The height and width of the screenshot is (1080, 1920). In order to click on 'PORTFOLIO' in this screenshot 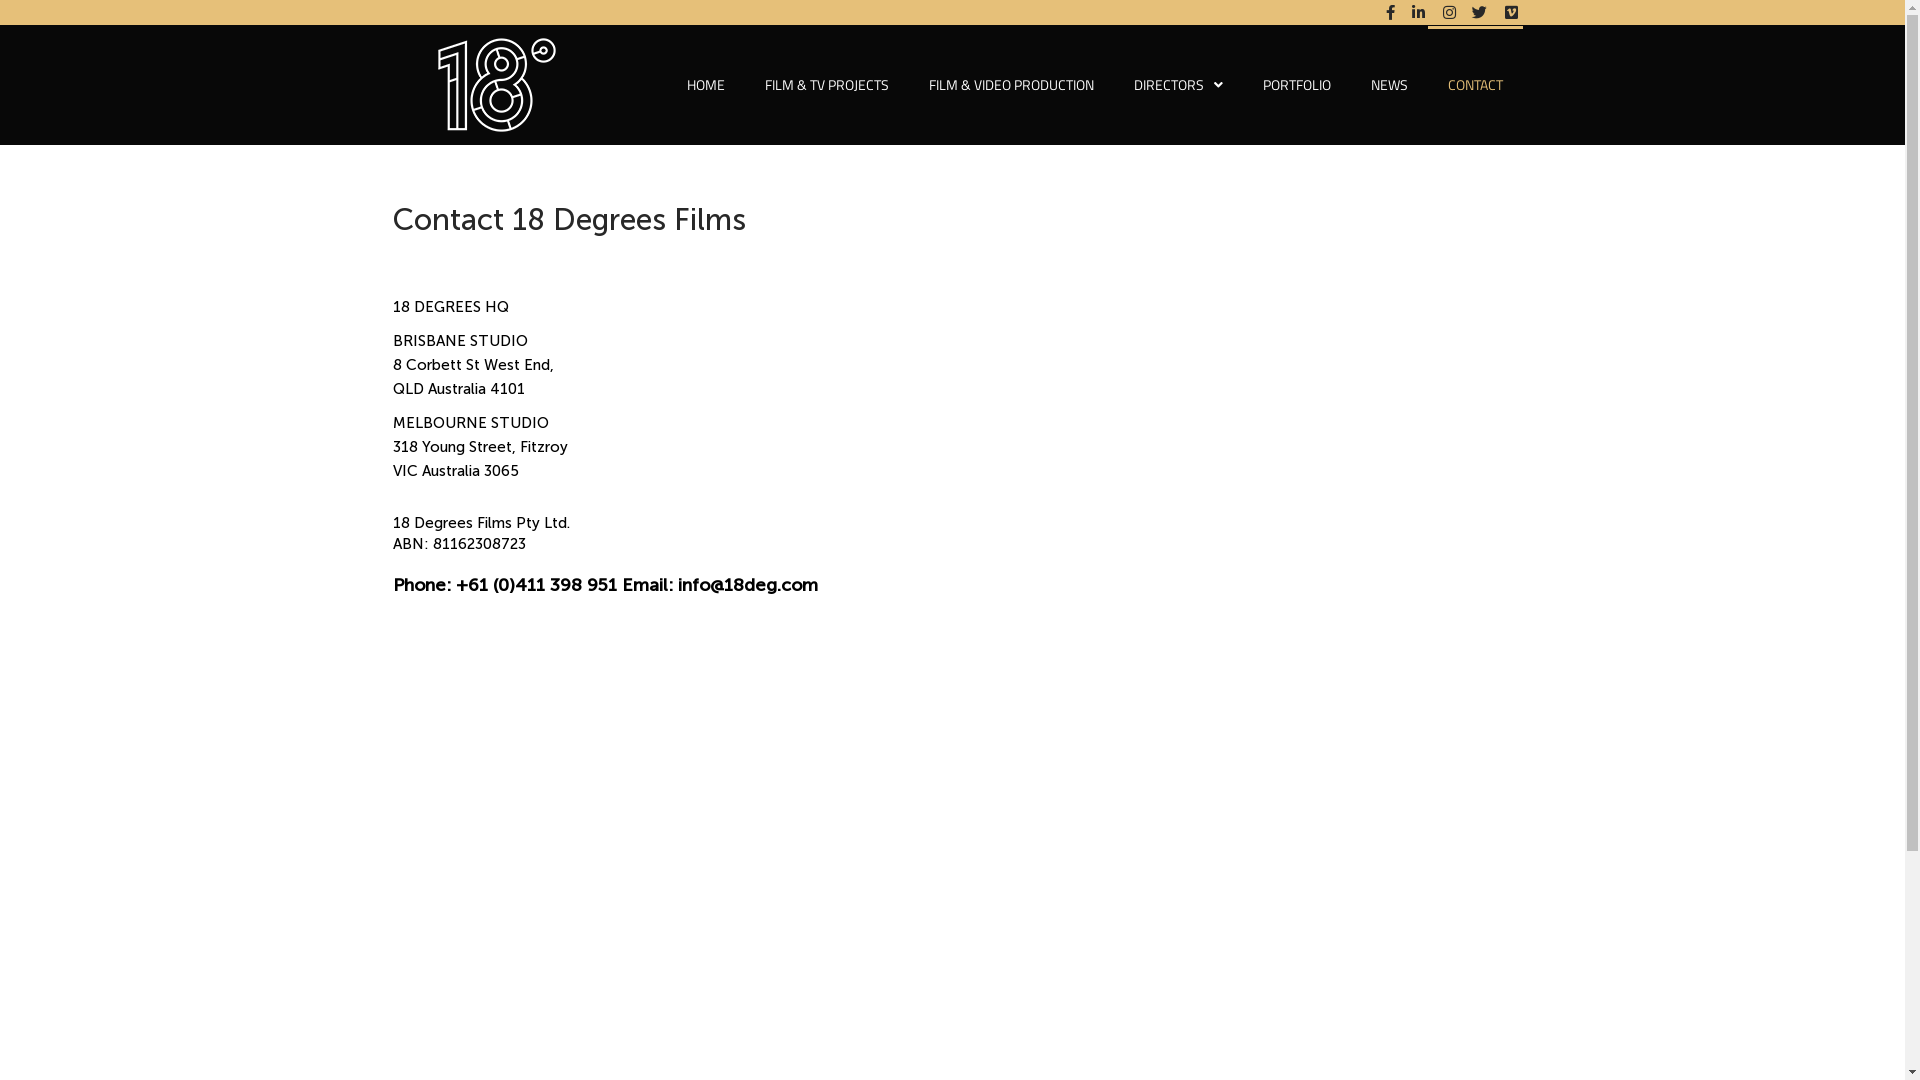, I will do `click(1296, 83)`.